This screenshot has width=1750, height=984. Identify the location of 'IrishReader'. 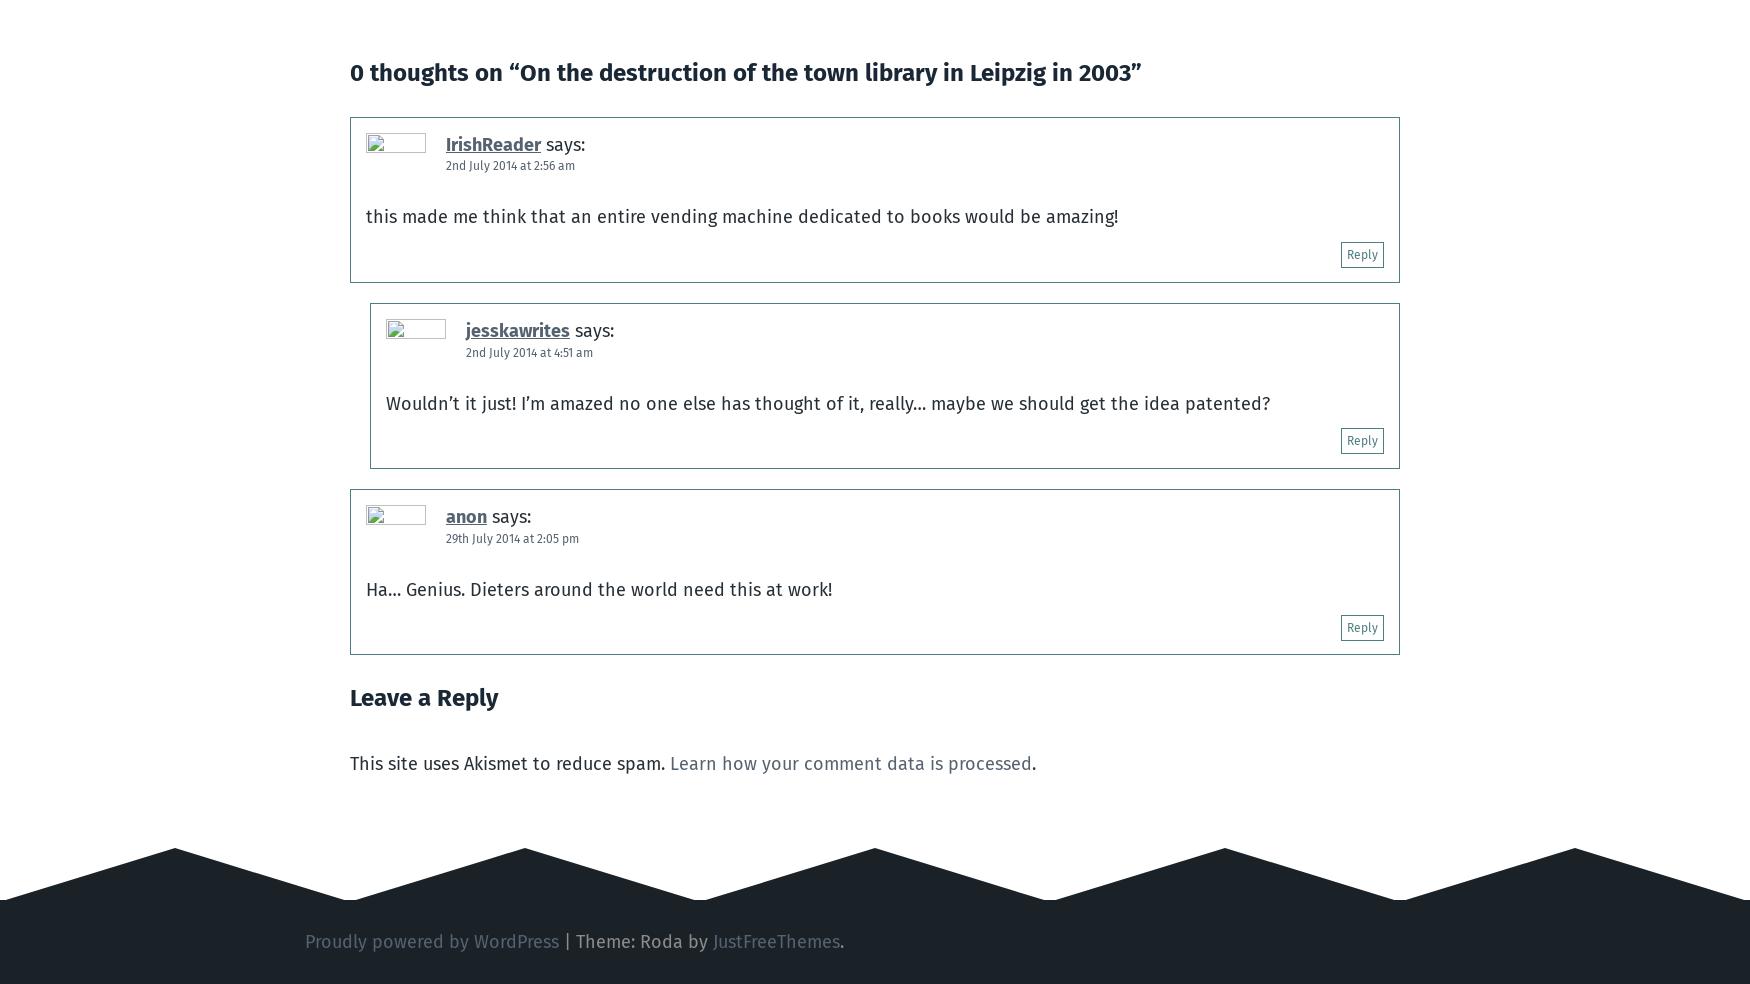
(446, 143).